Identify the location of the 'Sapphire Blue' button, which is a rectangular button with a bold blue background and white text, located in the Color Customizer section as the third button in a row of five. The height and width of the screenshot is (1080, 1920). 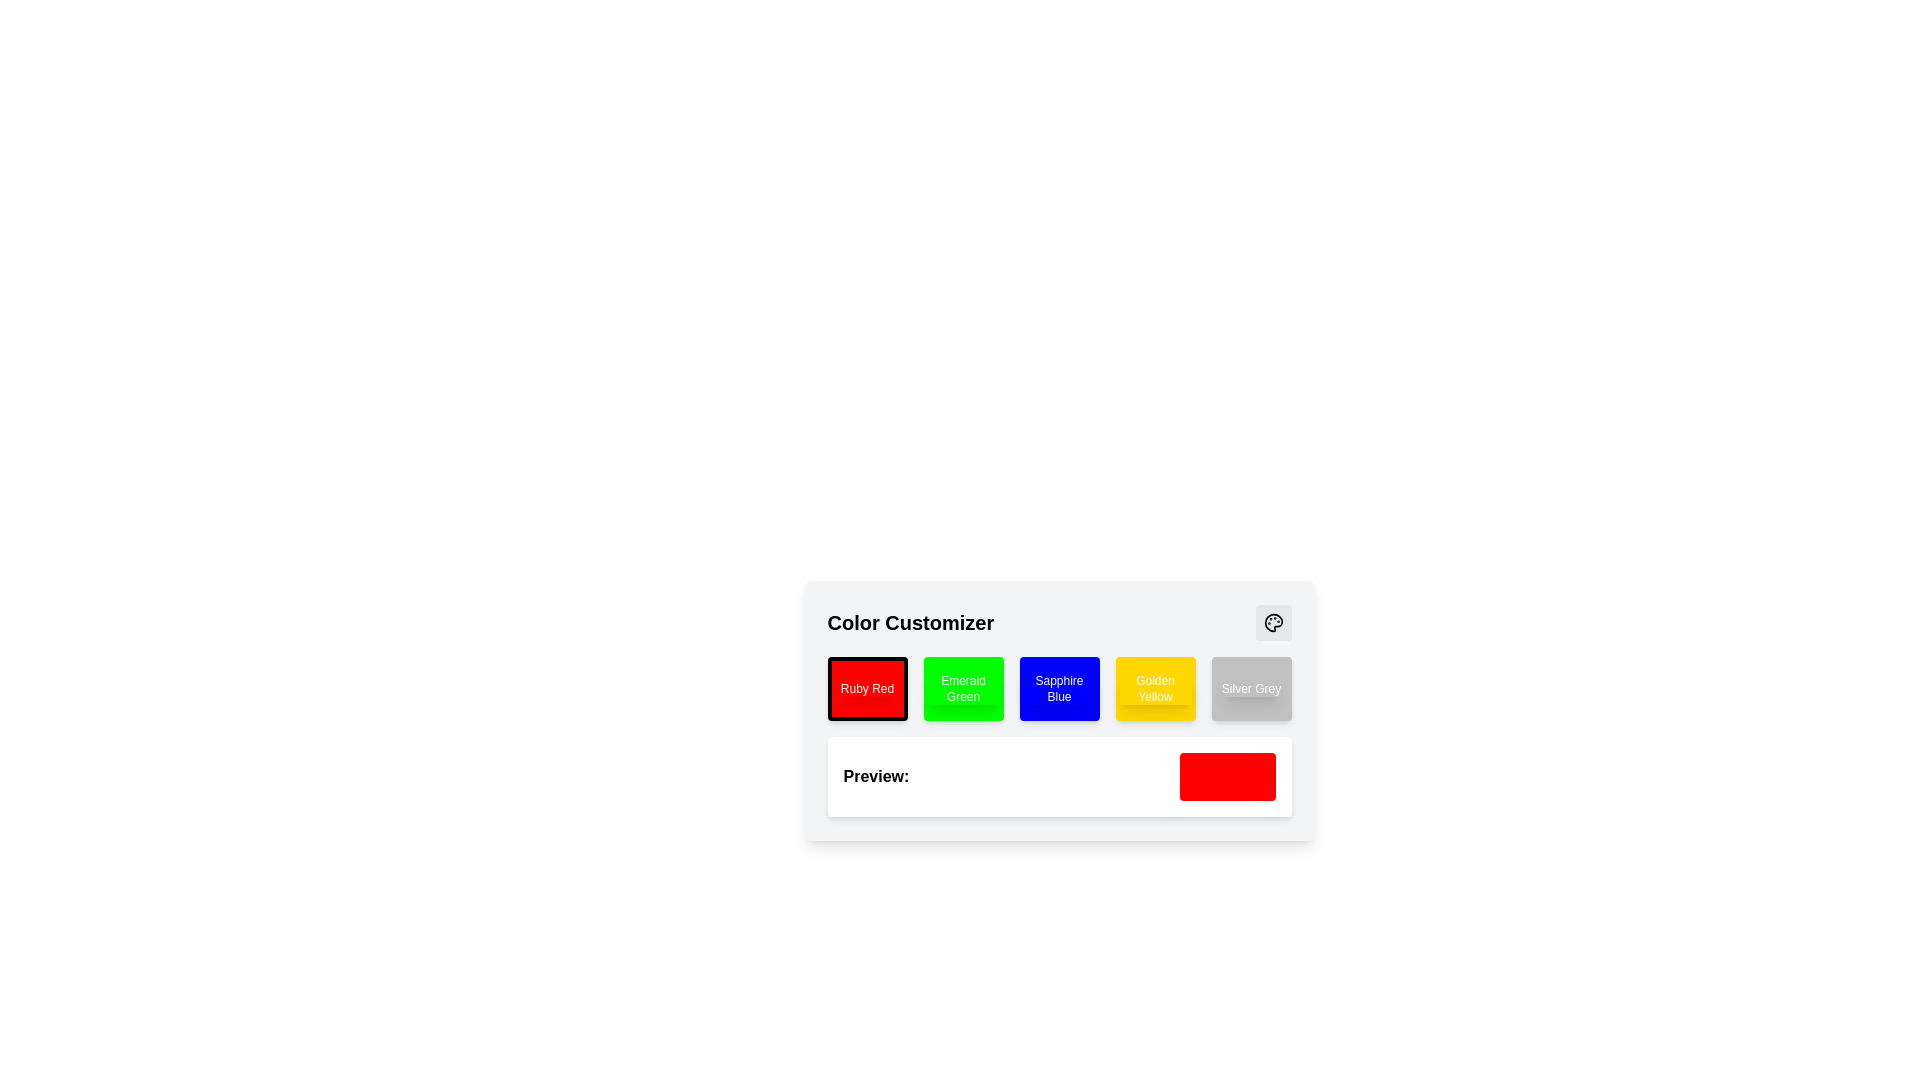
(1058, 688).